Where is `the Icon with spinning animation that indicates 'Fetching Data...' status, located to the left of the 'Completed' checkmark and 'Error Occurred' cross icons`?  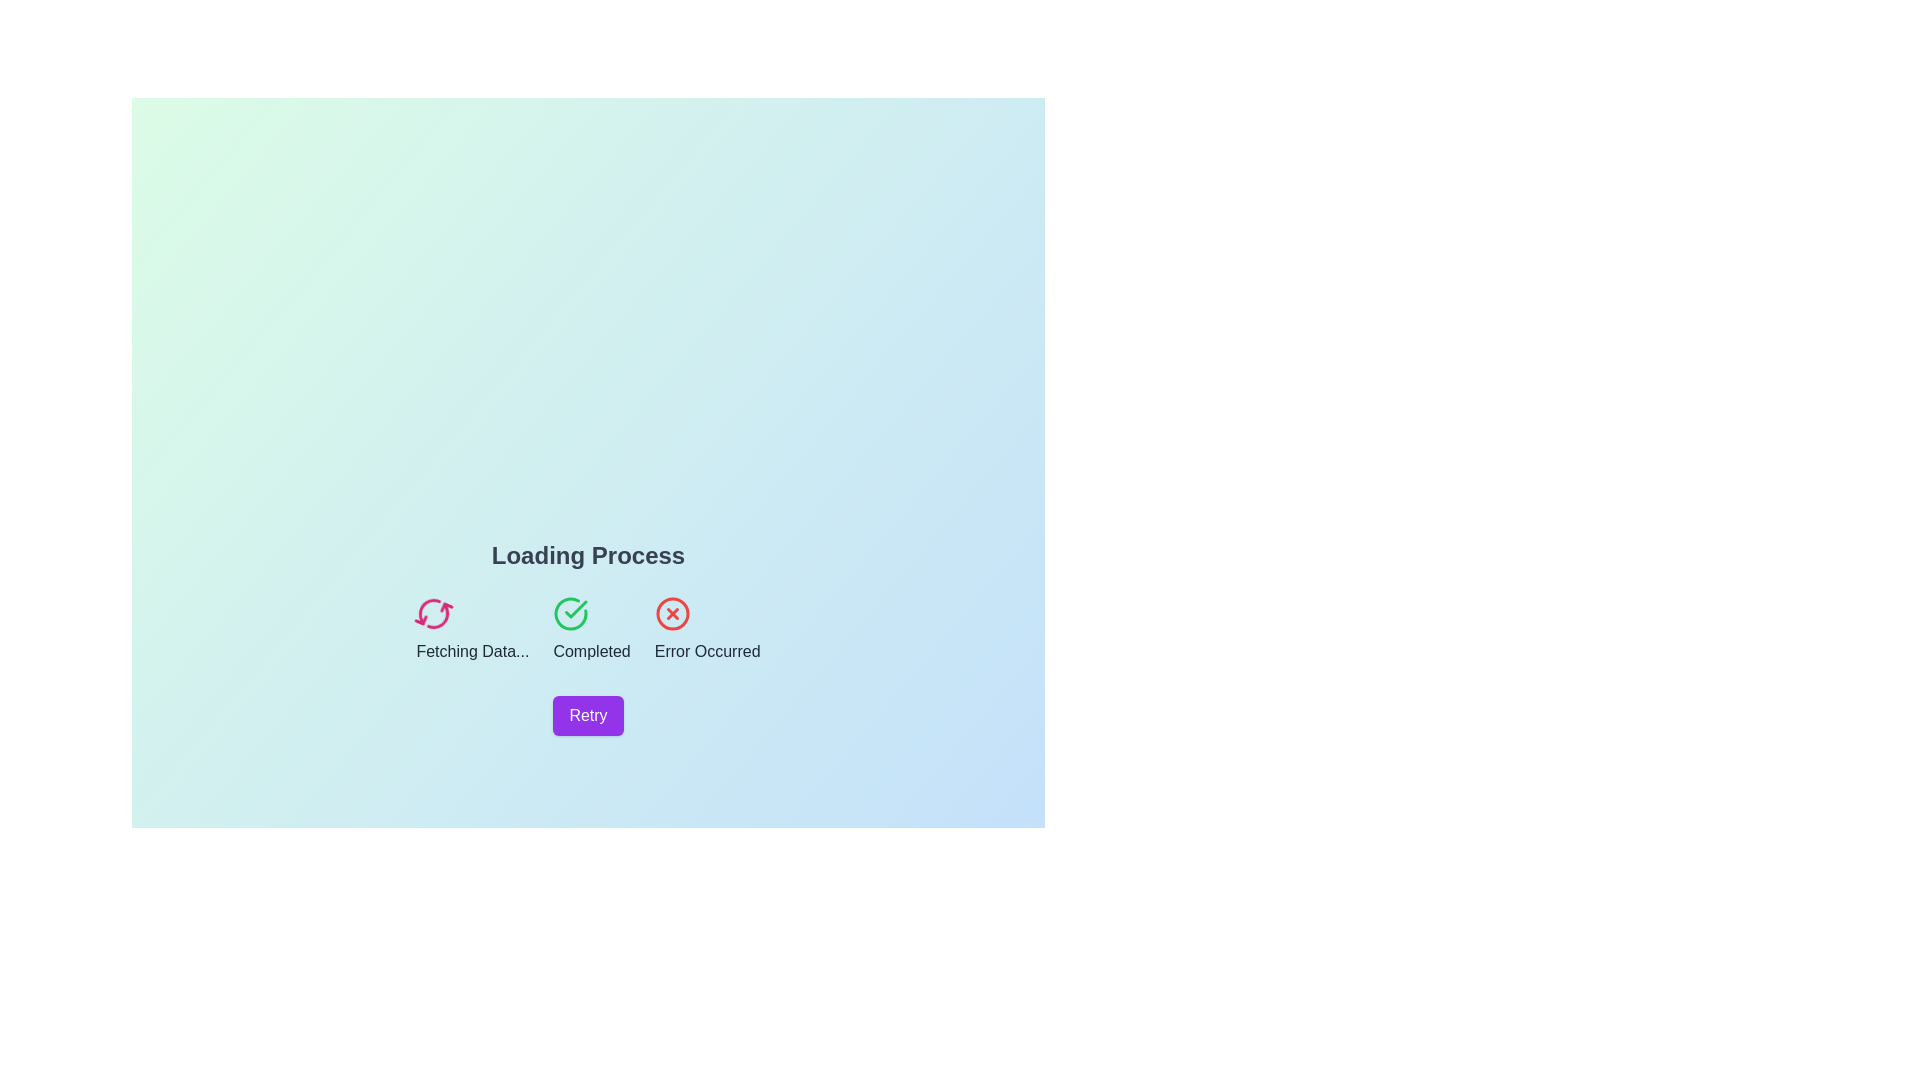
the Icon with spinning animation that indicates 'Fetching Data...' status, located to the left of the 'Completed' checkmark and 'Error Occurred' cross icons is located at coordinates (433, 612).